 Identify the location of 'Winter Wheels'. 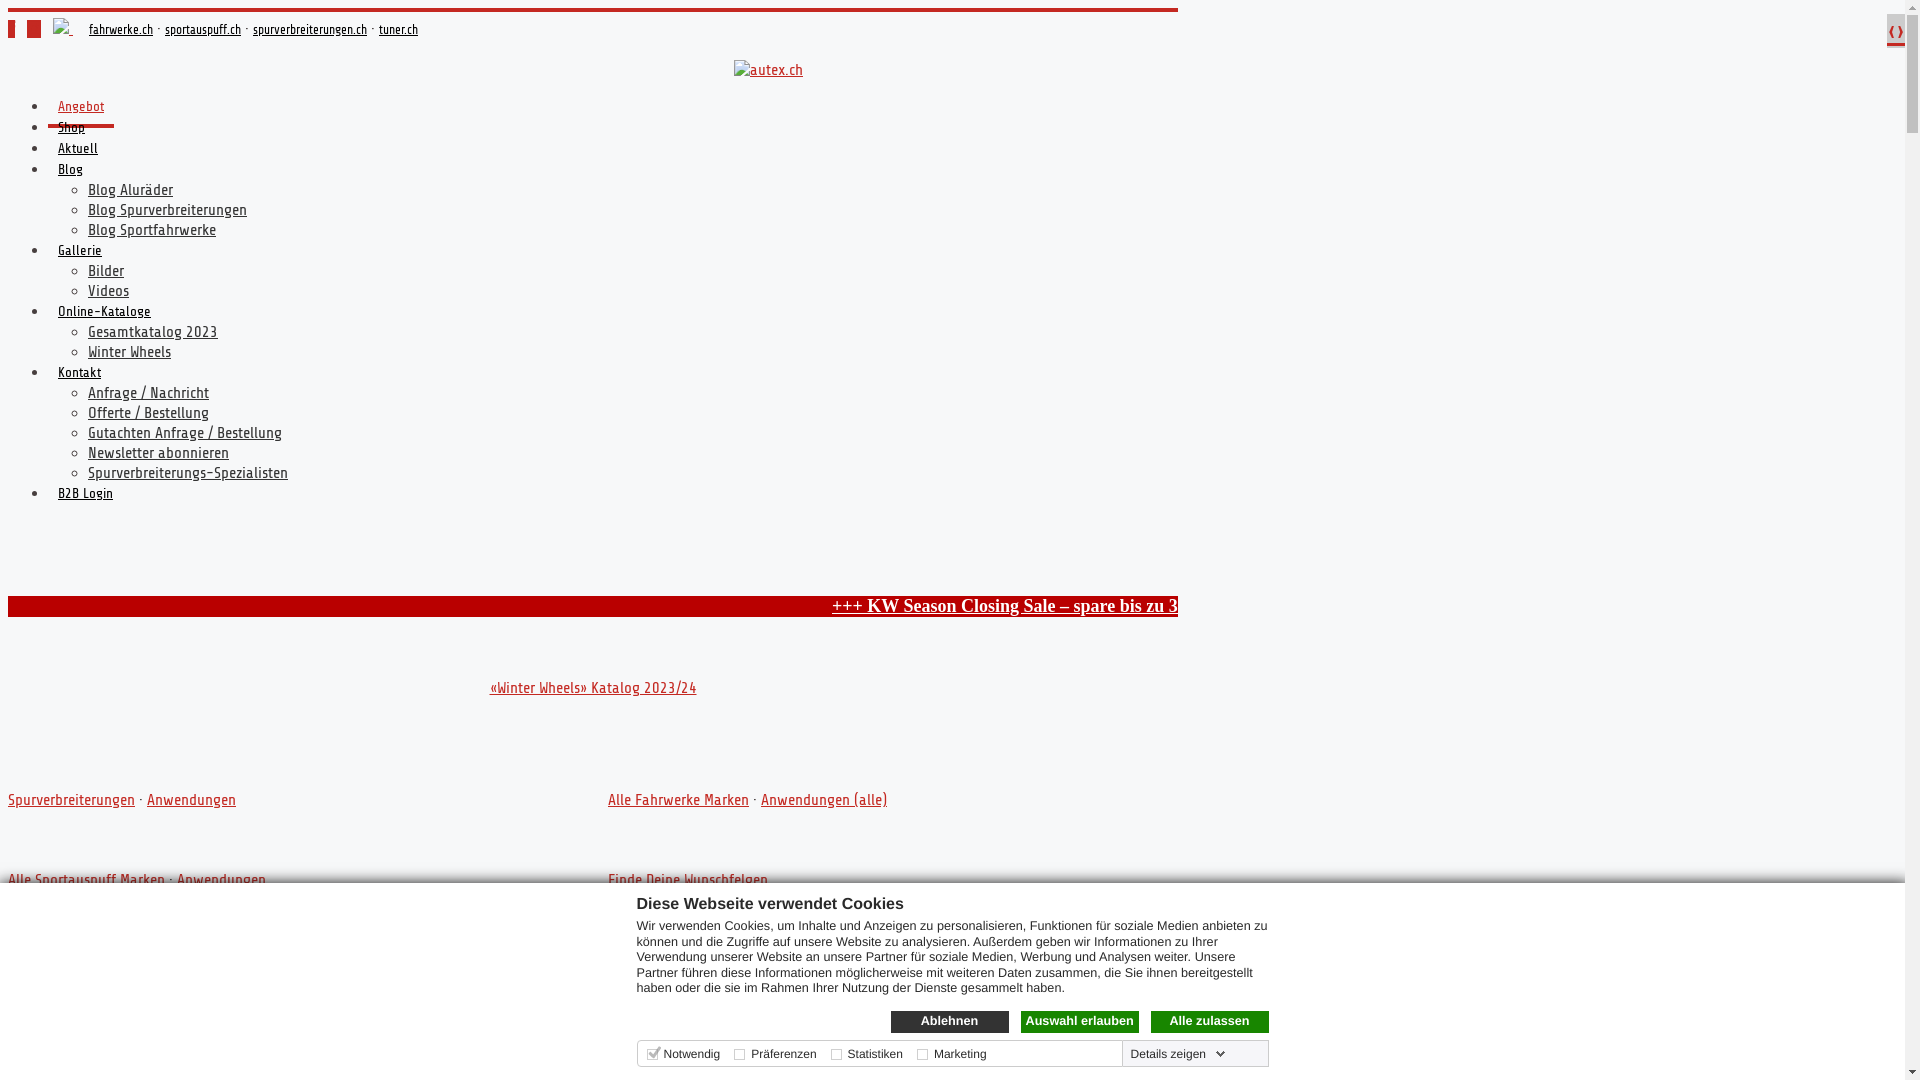
(128, 350).